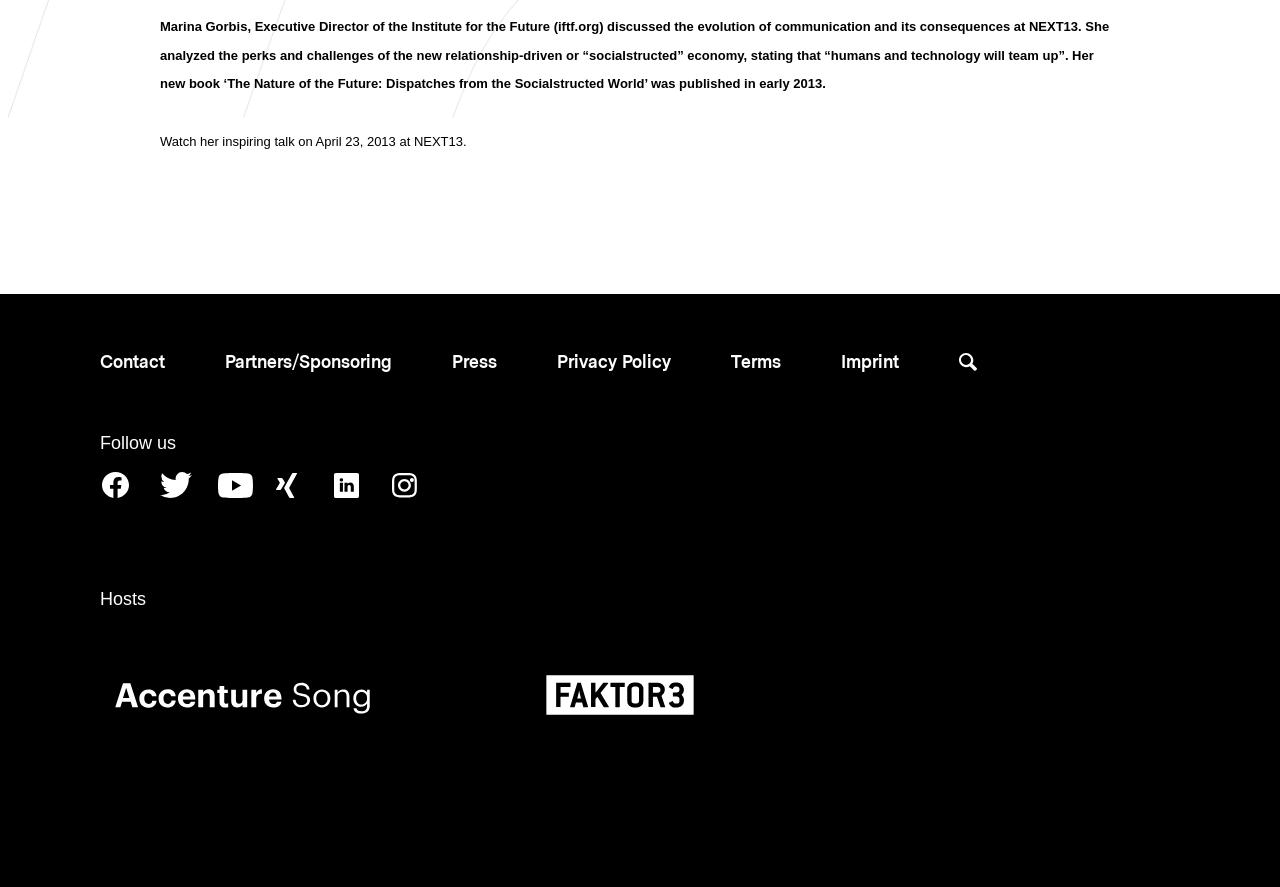 This screenshot has height=887, width=1280. Describe the element at coordinates (307, 359) in the screenshot. I see `'Partners/Sponsoring'` at that location.